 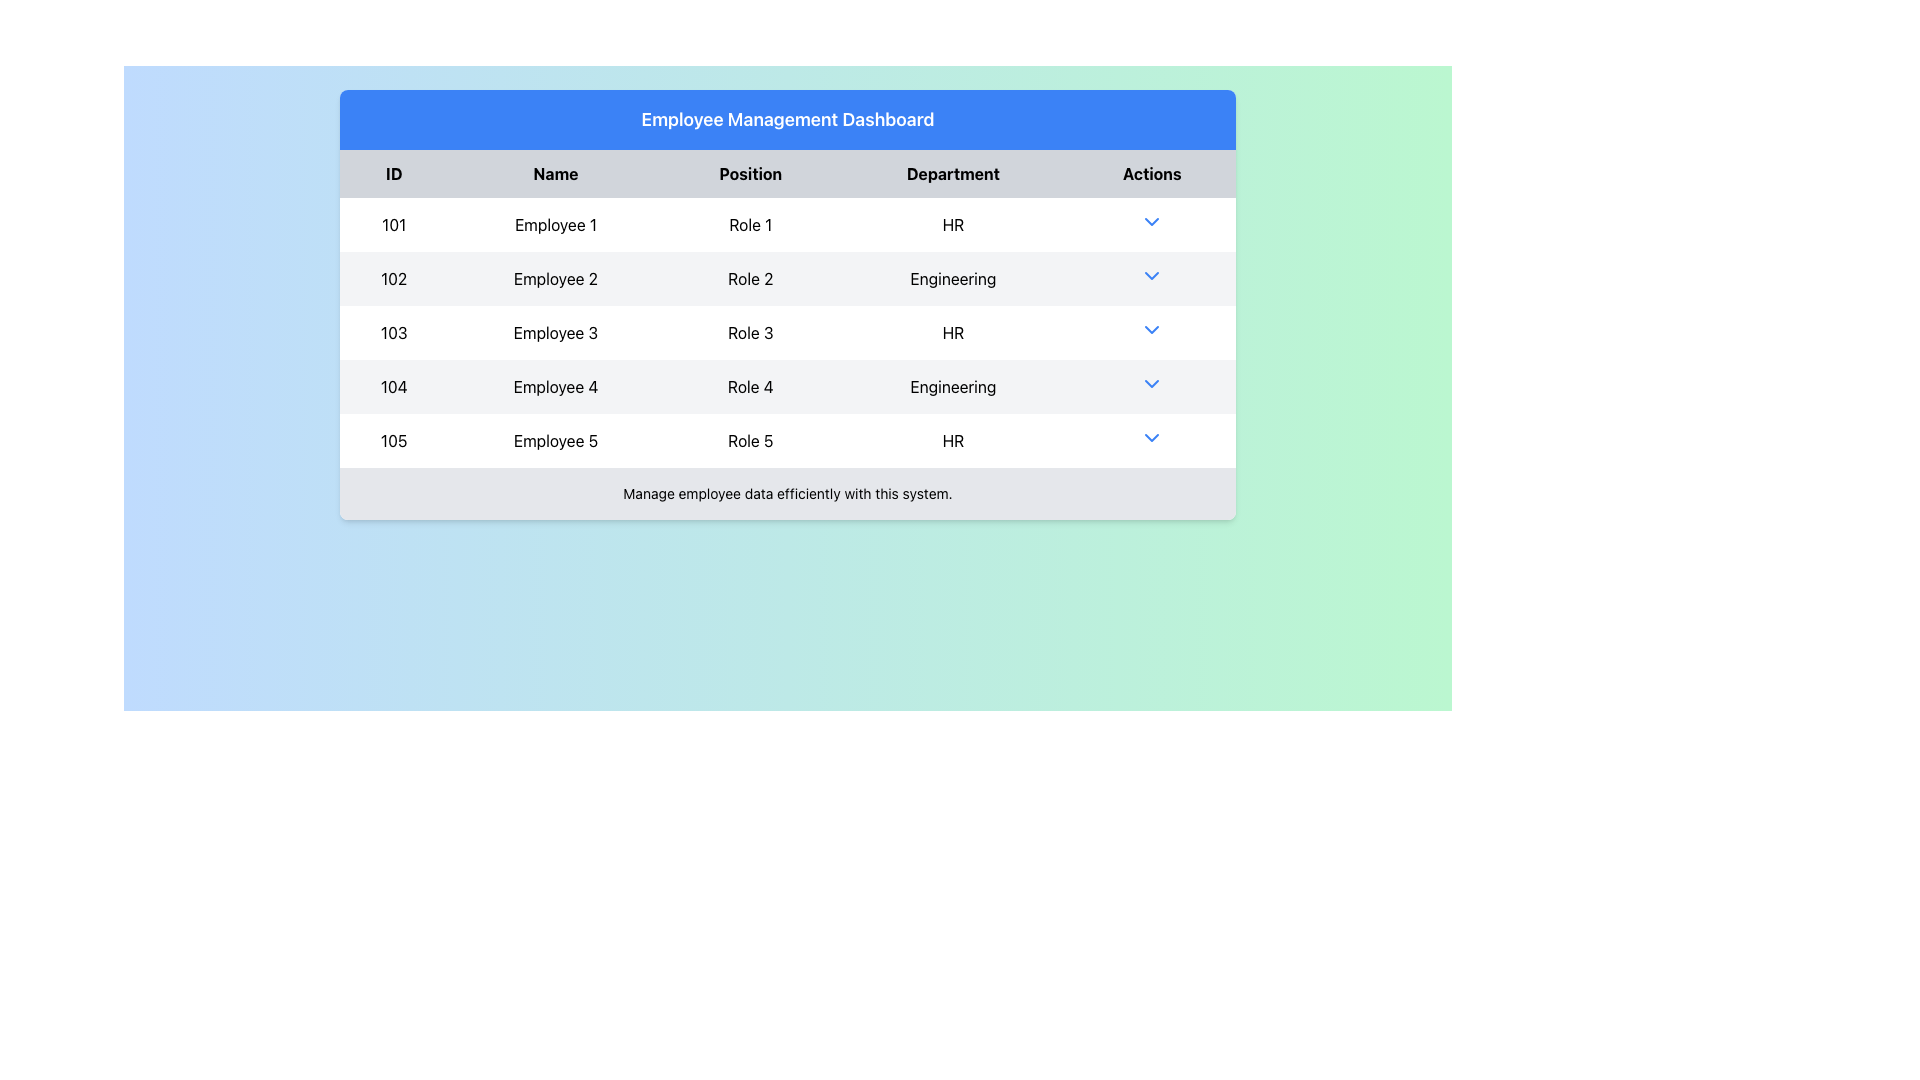 What do you see at coordinates (952, 278) in the screenshot?
I see `the 'Engineering' text label in the Department column of the Employee 2 row, which serves as reference information within the table layout` at bounding box center [952, 278].